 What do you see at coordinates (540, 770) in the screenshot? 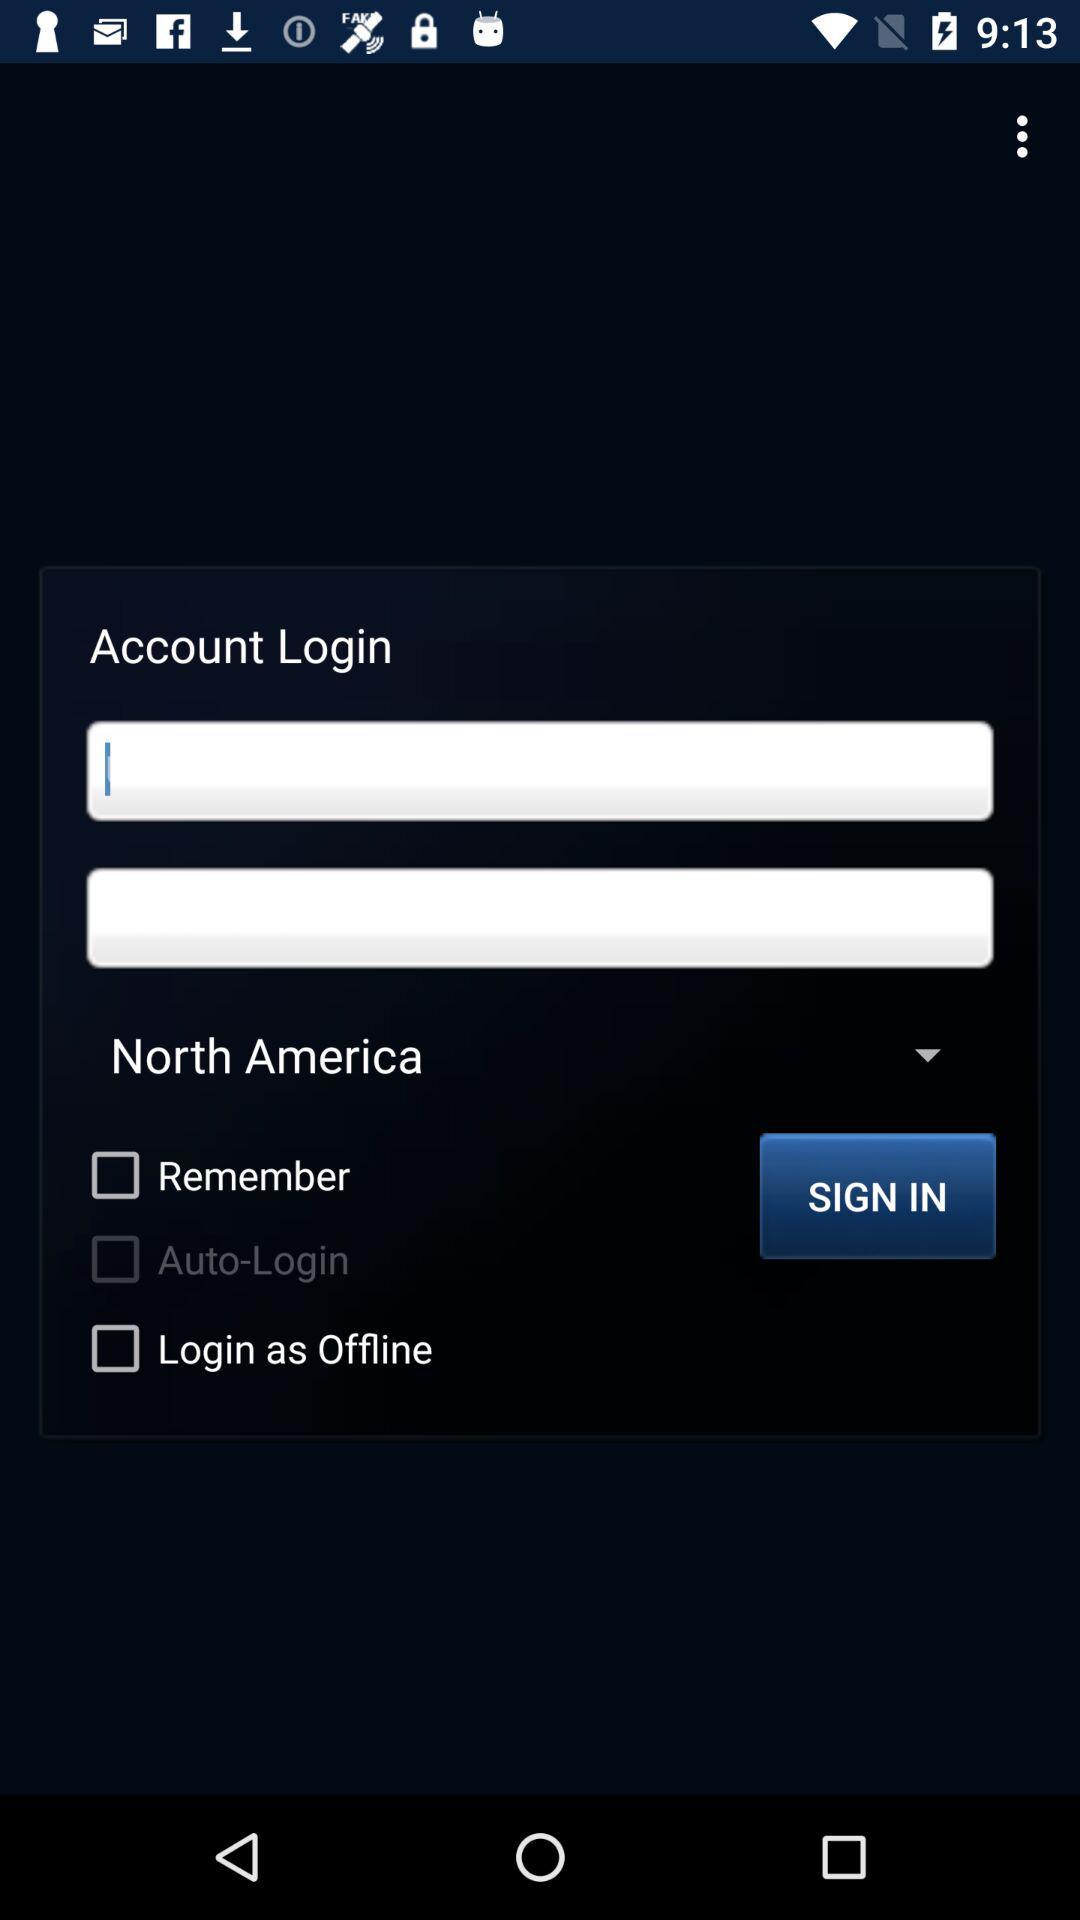
I see `username` at bounding box center [540, 770].